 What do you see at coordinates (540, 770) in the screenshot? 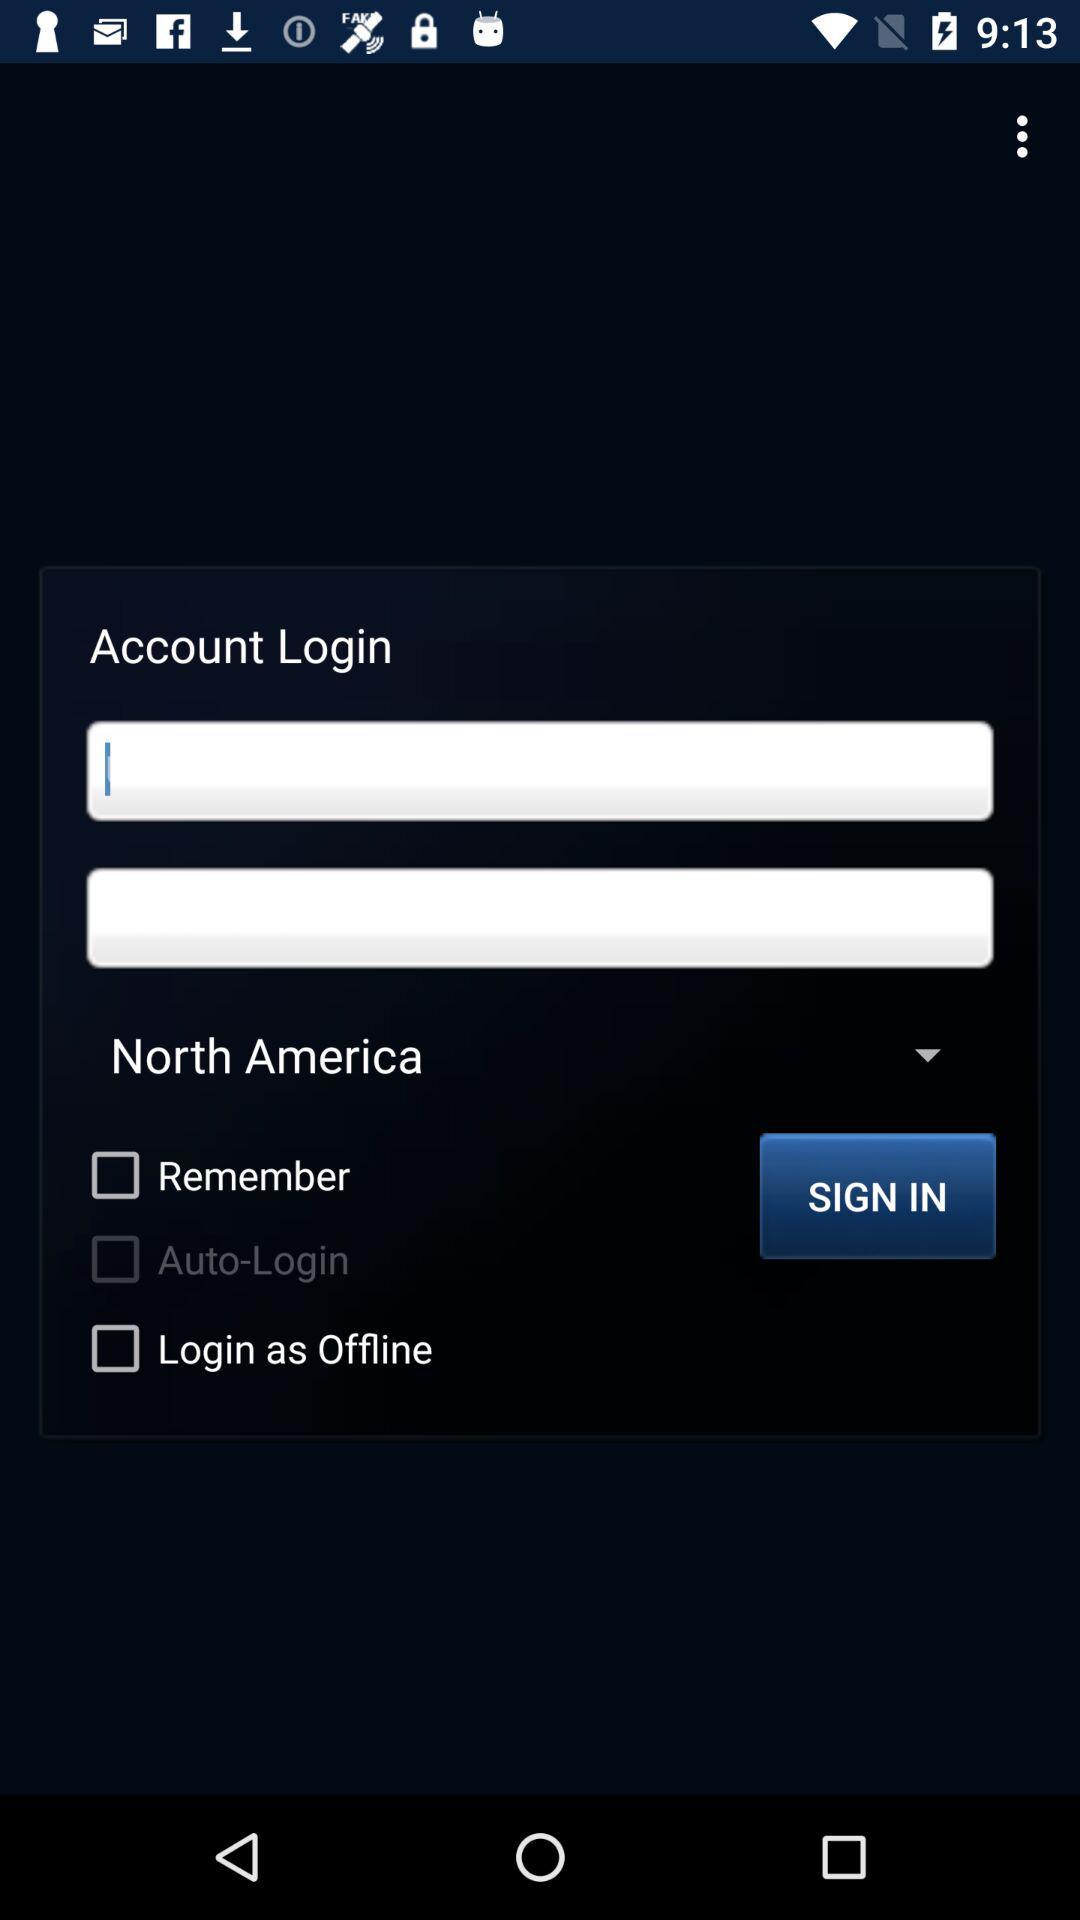
I see `username` at bounding box center [540, 770].